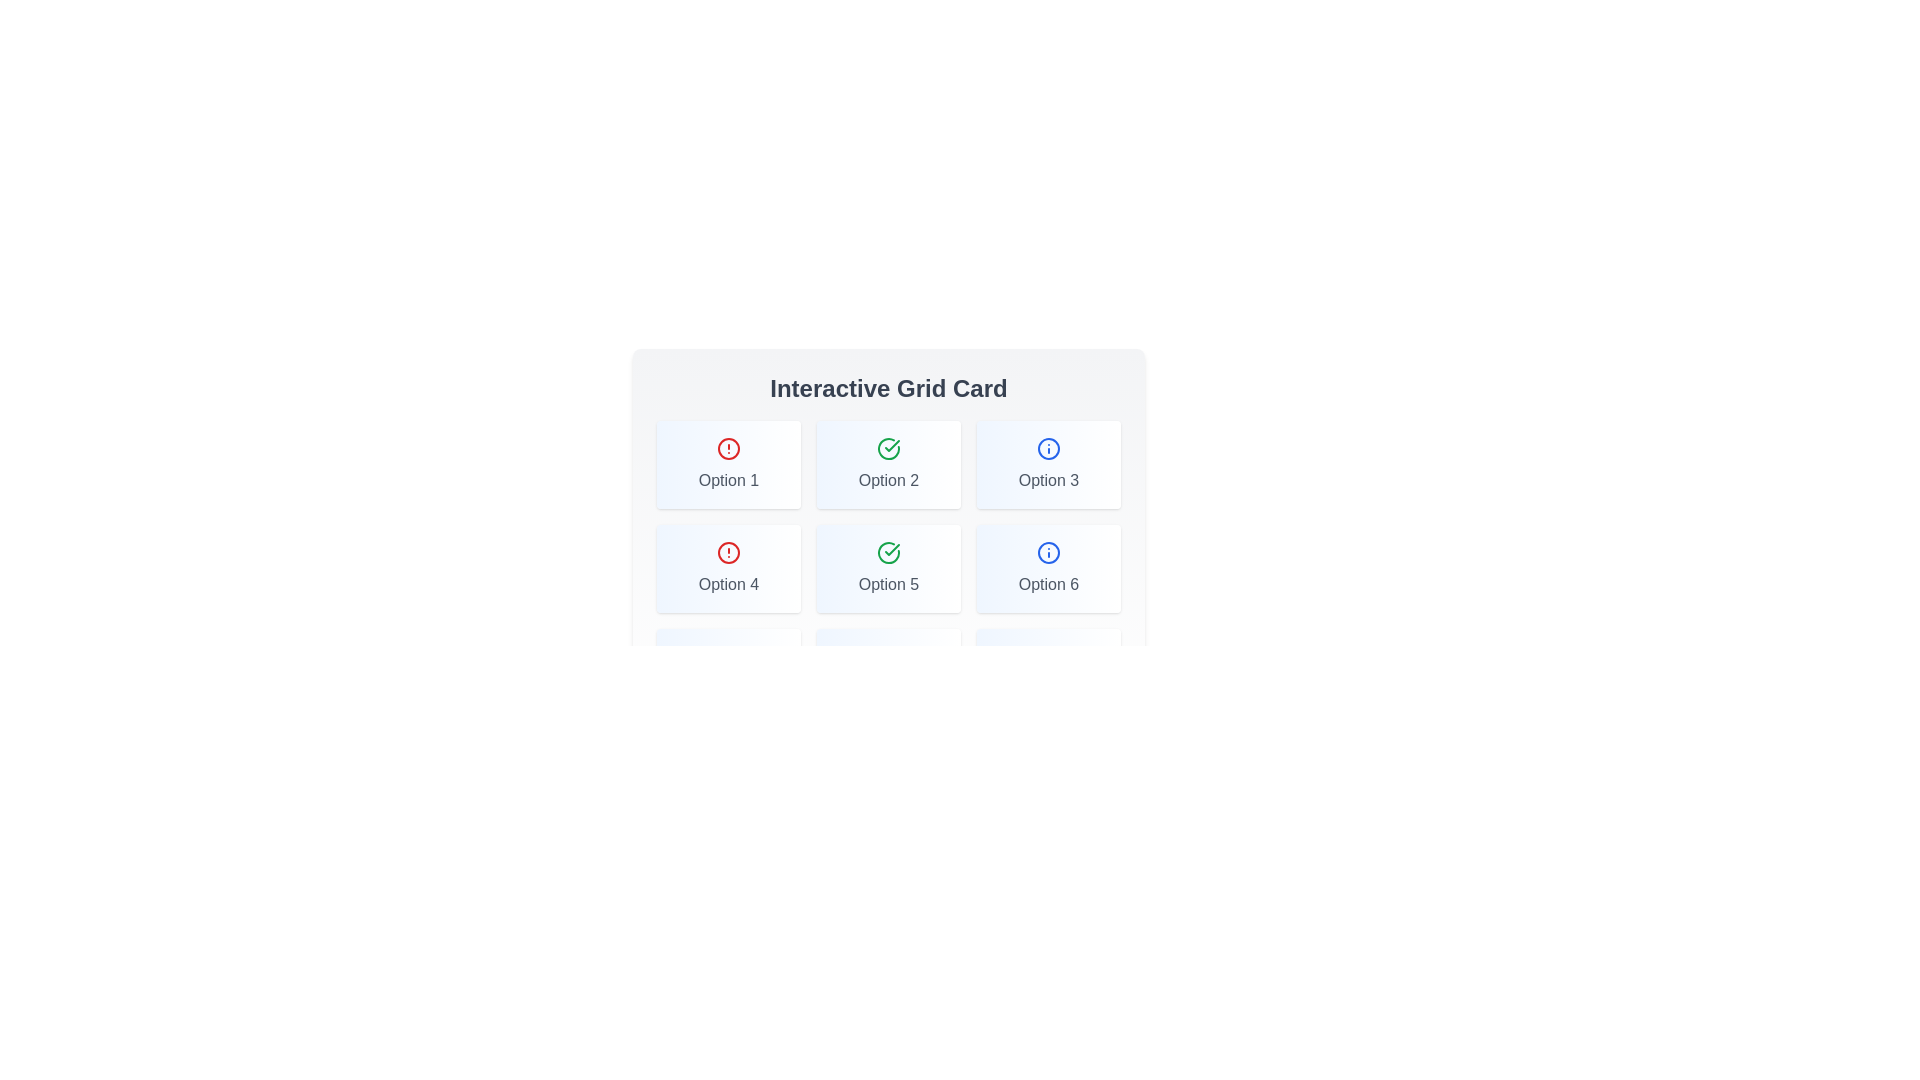 Image resolution: width=1920 pixels, height=1080 pixels. I want to click on the alert symbol icon located in the card labeled 'Option 4', which is centrally placed above the text 'Option 4', so click(728, 552).